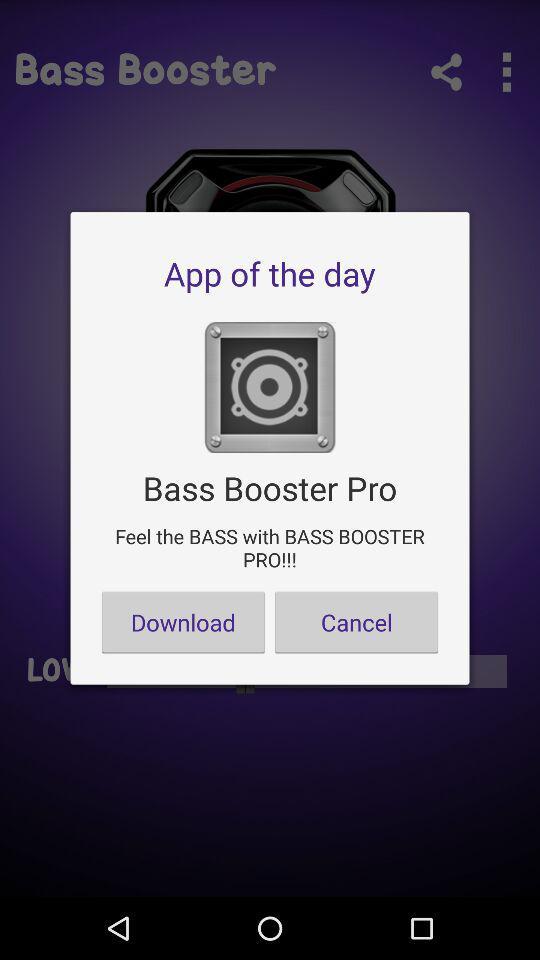 The width and height of the screenshot is (540, 960). I want to click on button next to download, so click(355, 621).